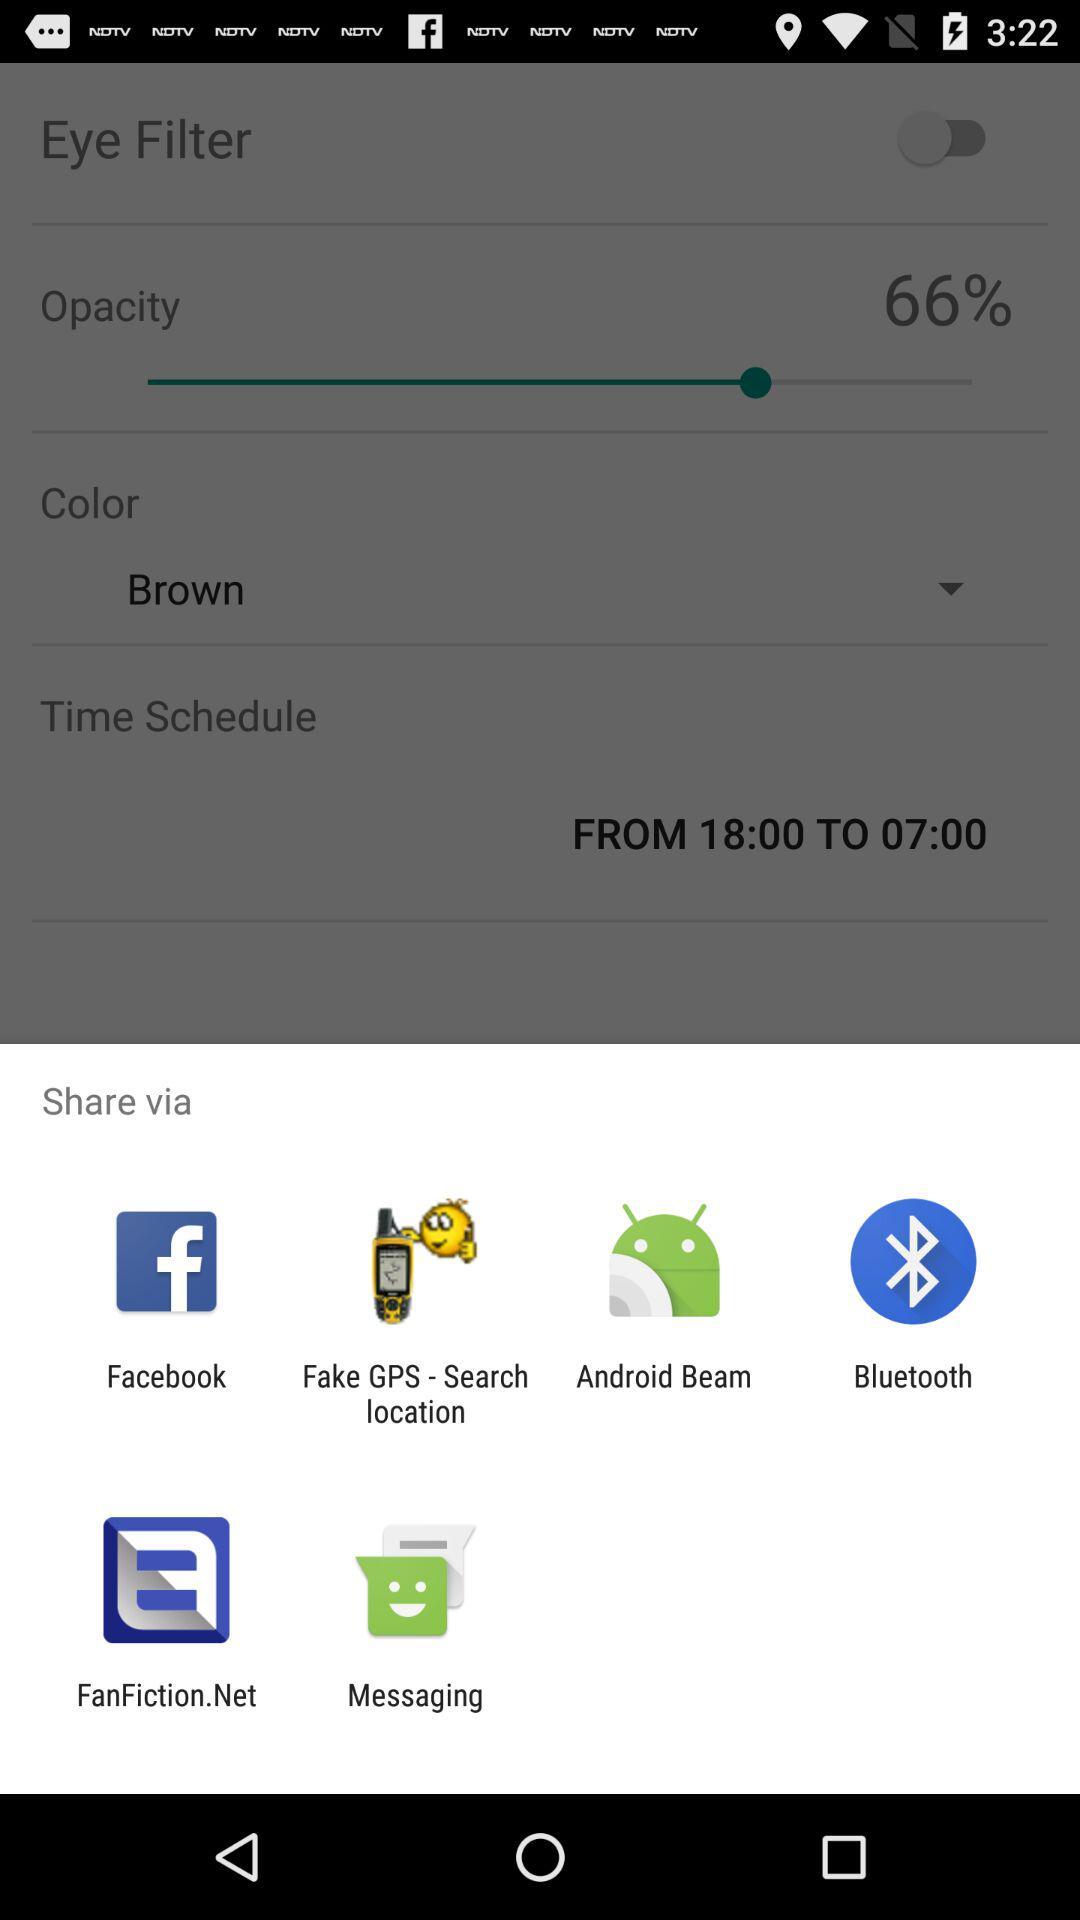 The width and height of the screenshot is (1080, 1920). I want to click on app to the right of fake gps search icon, so click(664, 1392).